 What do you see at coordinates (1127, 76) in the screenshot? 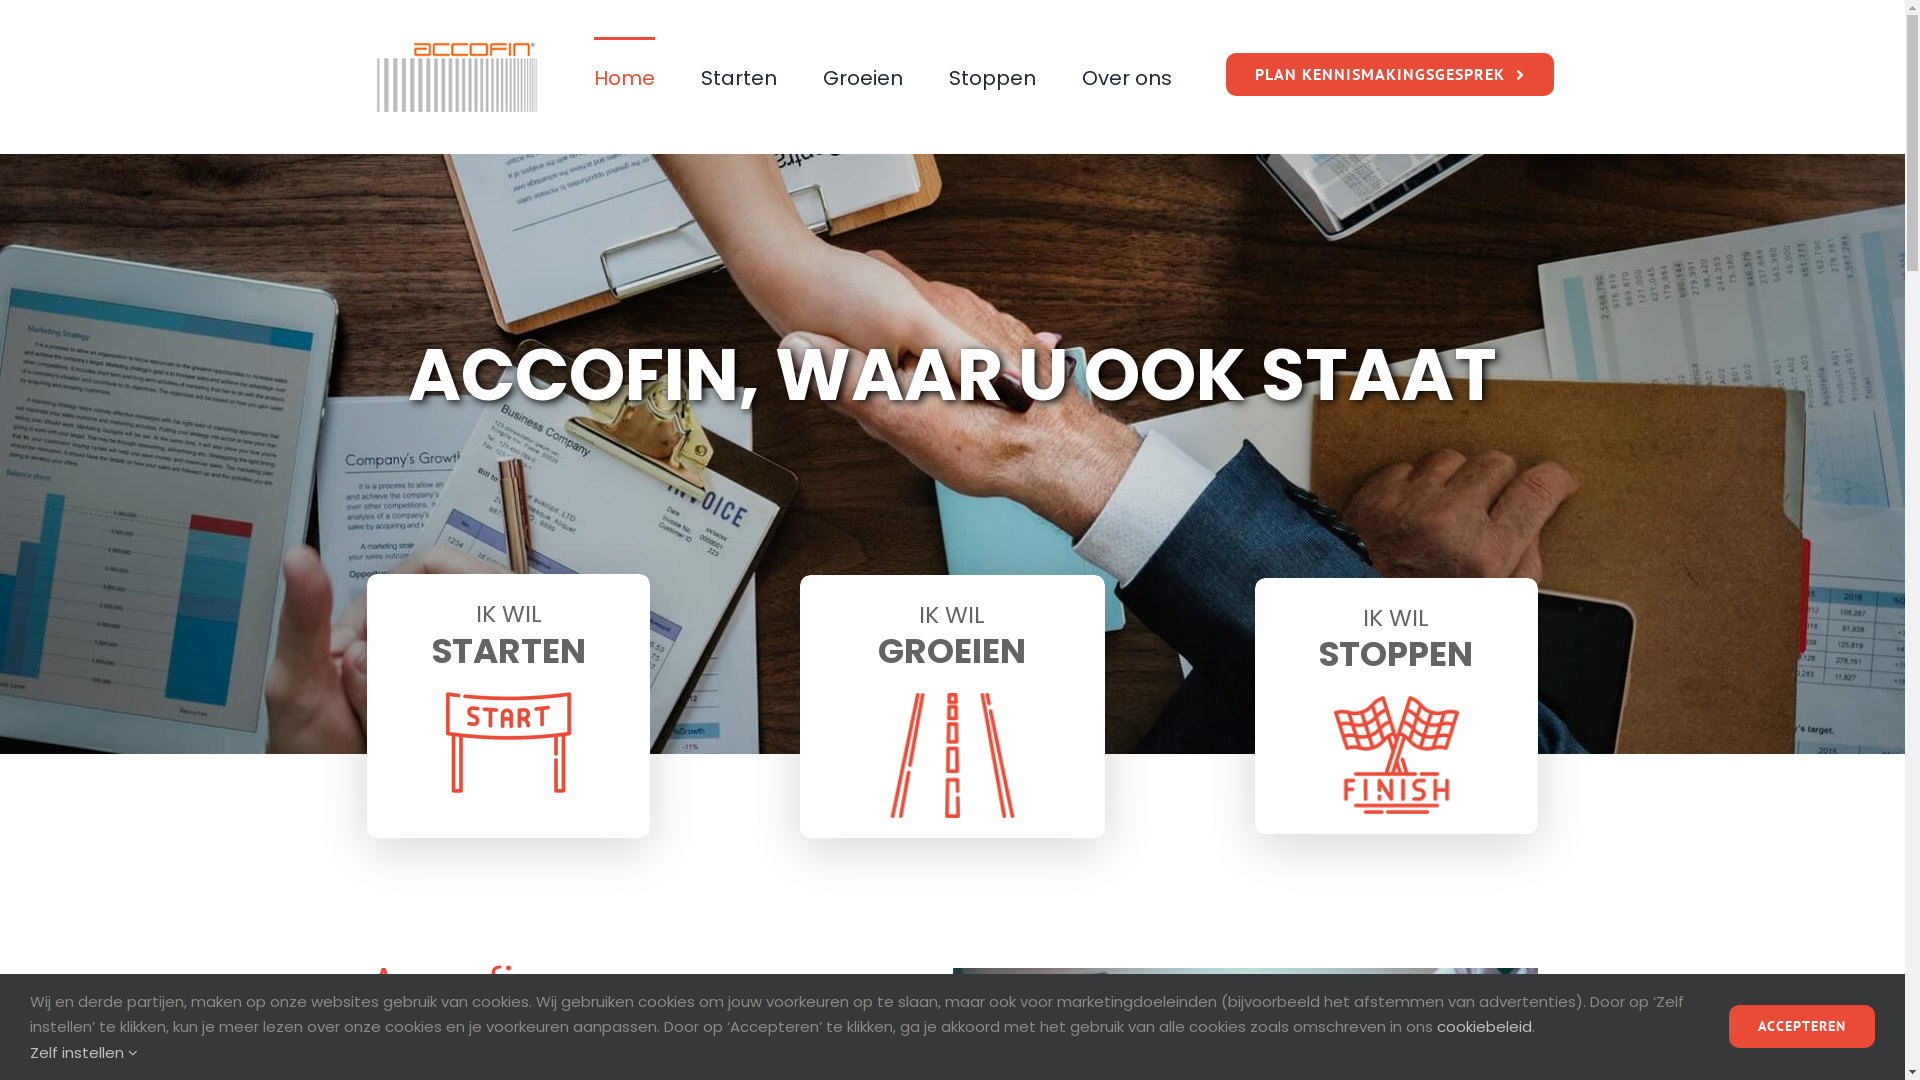
I see `'Over ons'` at bounding box center [1127, 76].